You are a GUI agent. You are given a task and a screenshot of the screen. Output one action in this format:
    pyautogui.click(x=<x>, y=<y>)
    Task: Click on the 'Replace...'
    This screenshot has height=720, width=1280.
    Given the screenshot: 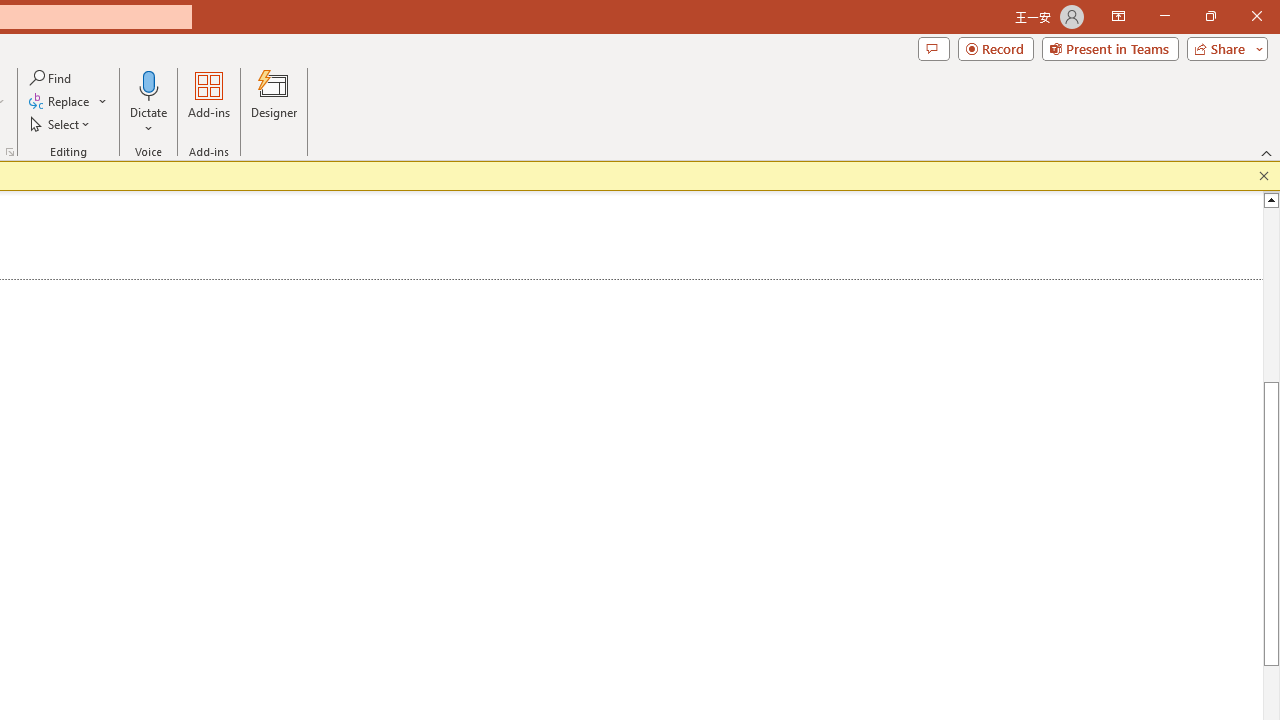 What is the action you would take?
    pyautogui.click(x=69, y=101)
    